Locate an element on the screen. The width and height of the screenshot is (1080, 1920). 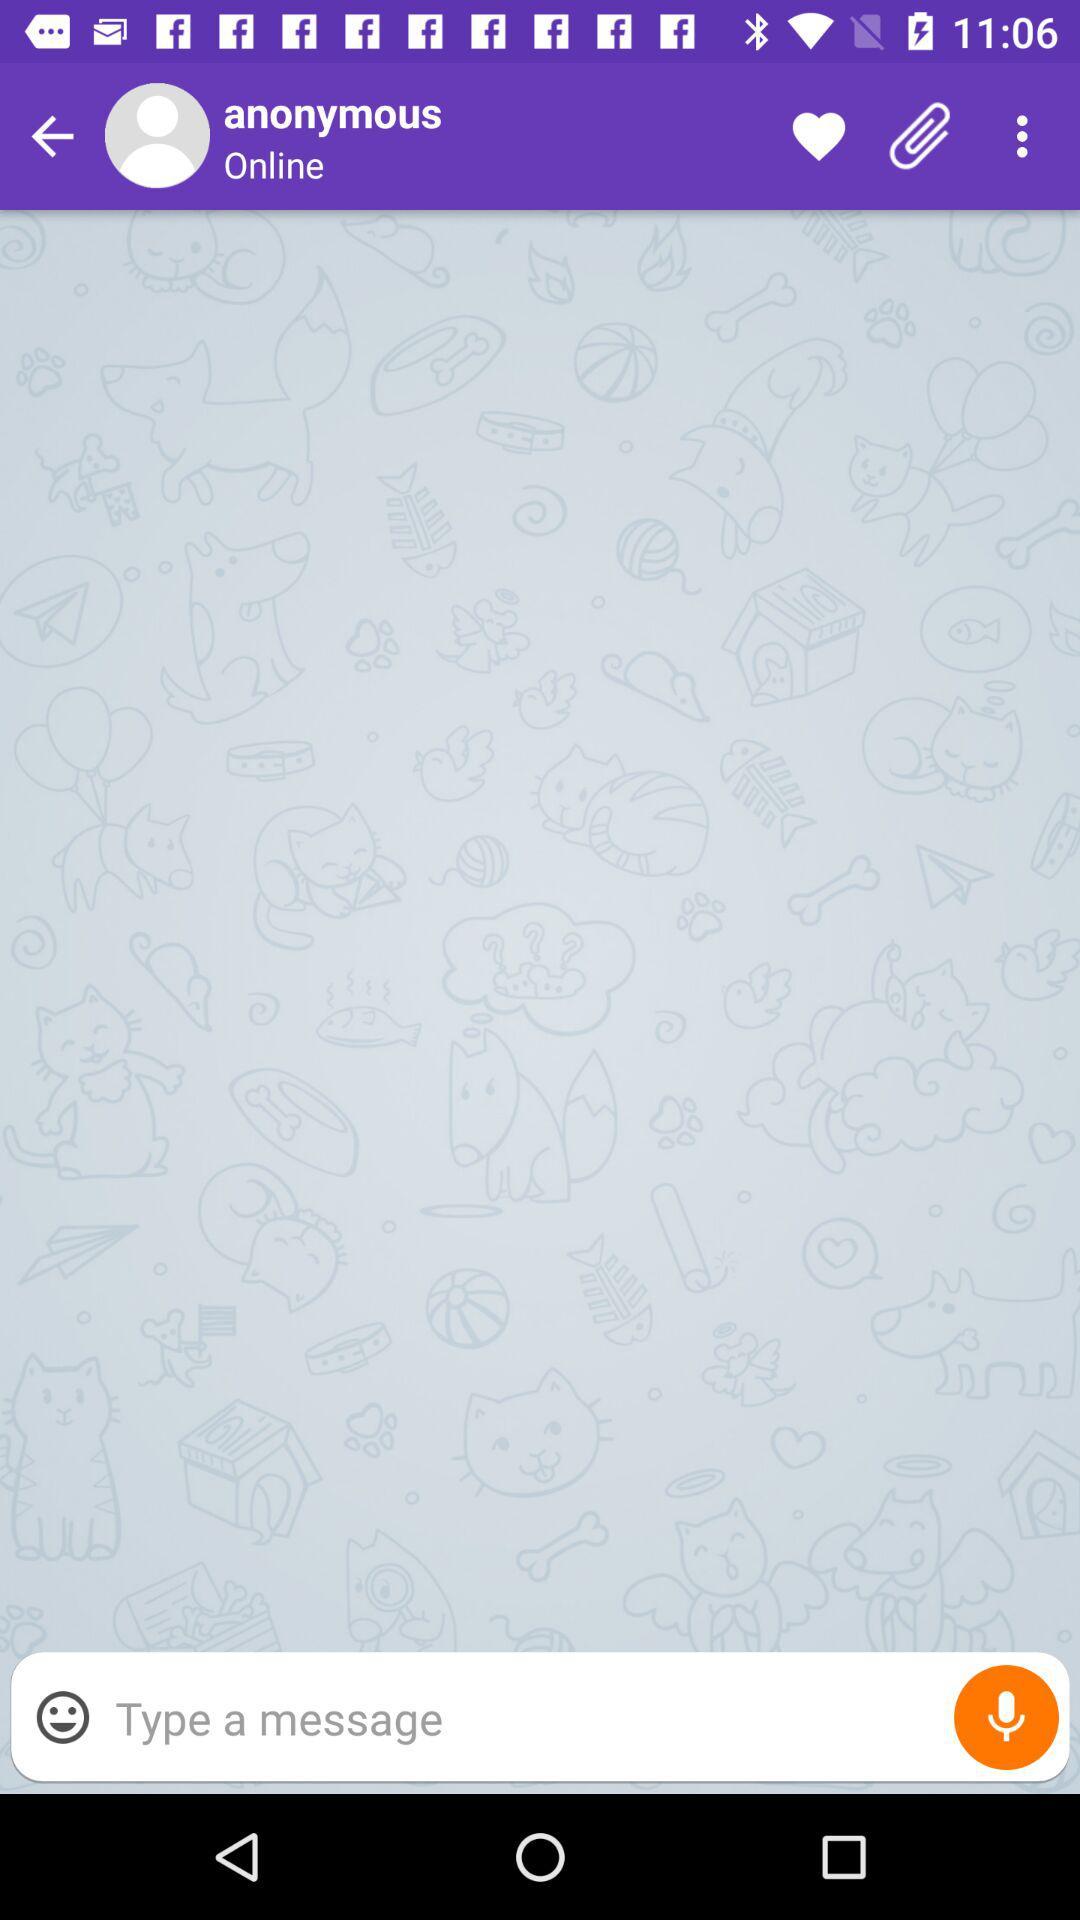
the item at the bottom left corner is located at coordinates (61, 1716).